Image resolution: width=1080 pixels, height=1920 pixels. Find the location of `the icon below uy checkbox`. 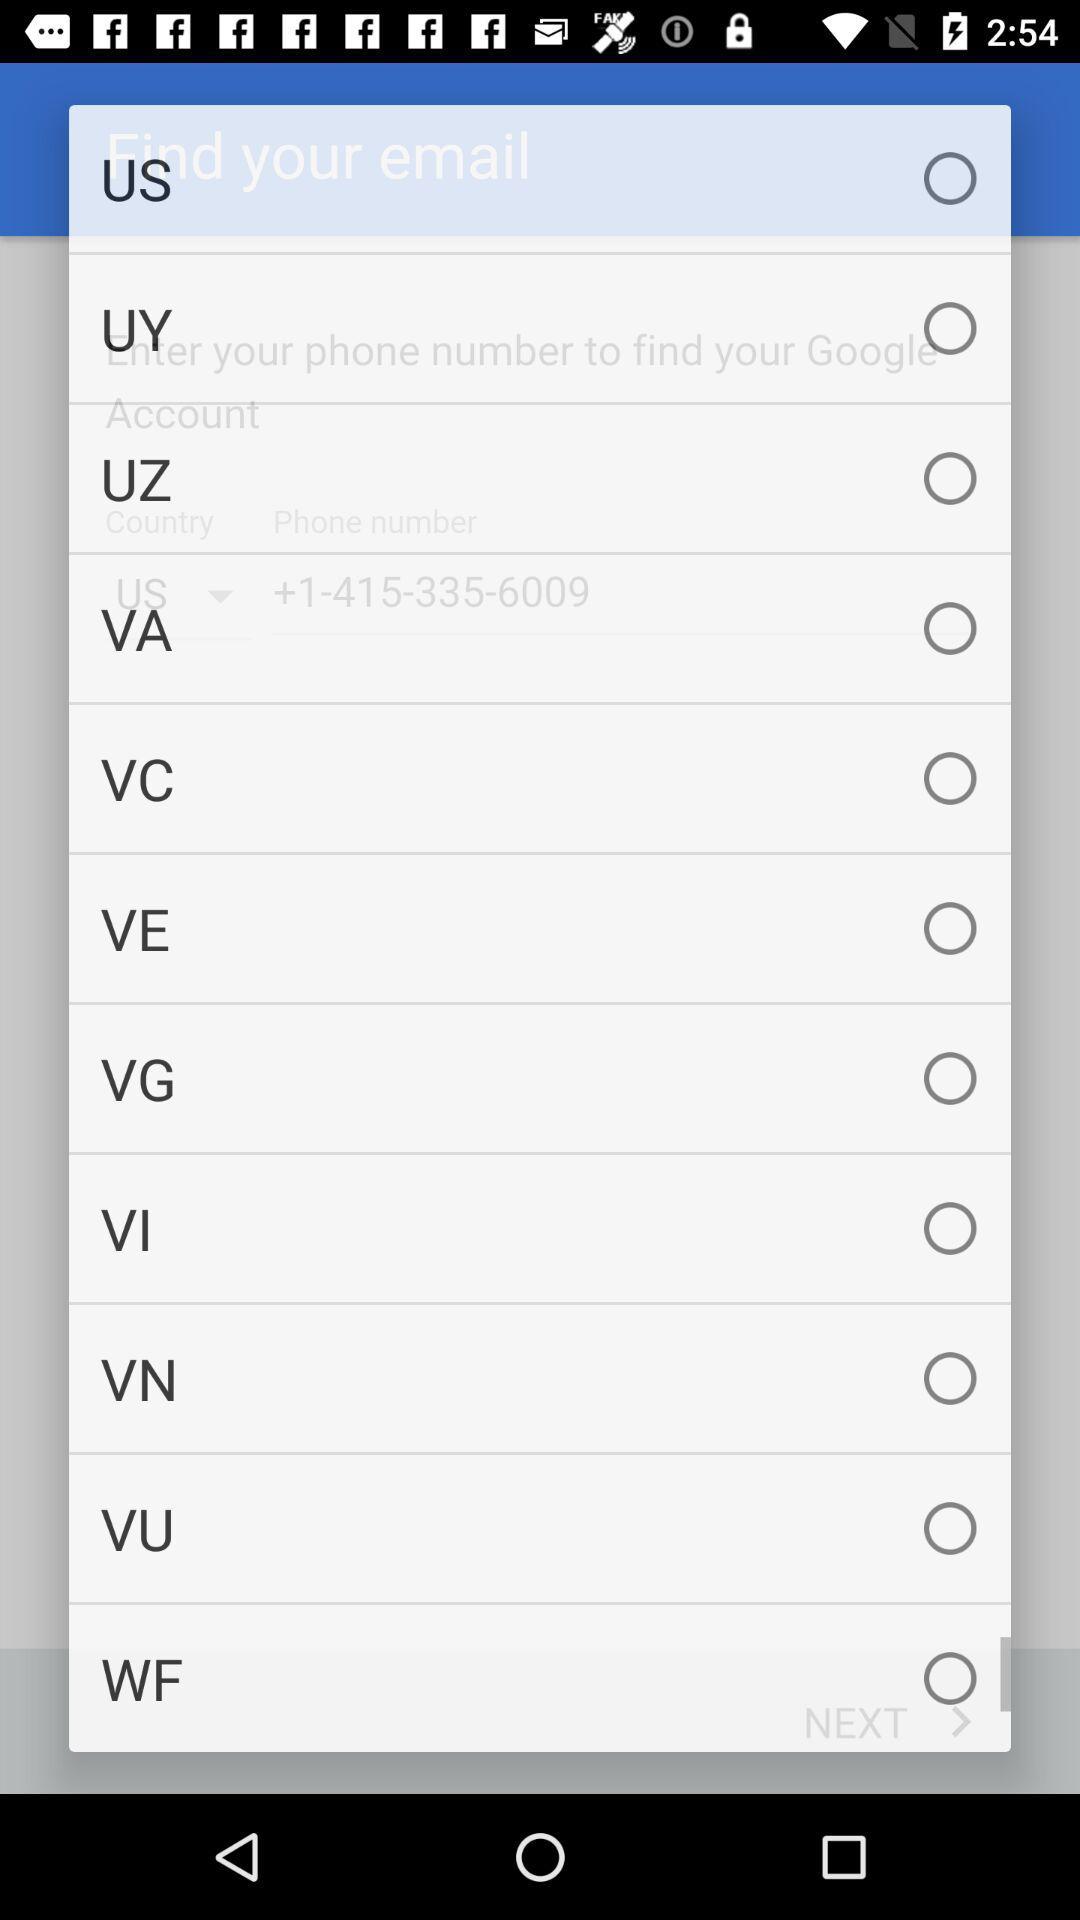

the icon below uy checkbox is located at coordinates (540, 477).